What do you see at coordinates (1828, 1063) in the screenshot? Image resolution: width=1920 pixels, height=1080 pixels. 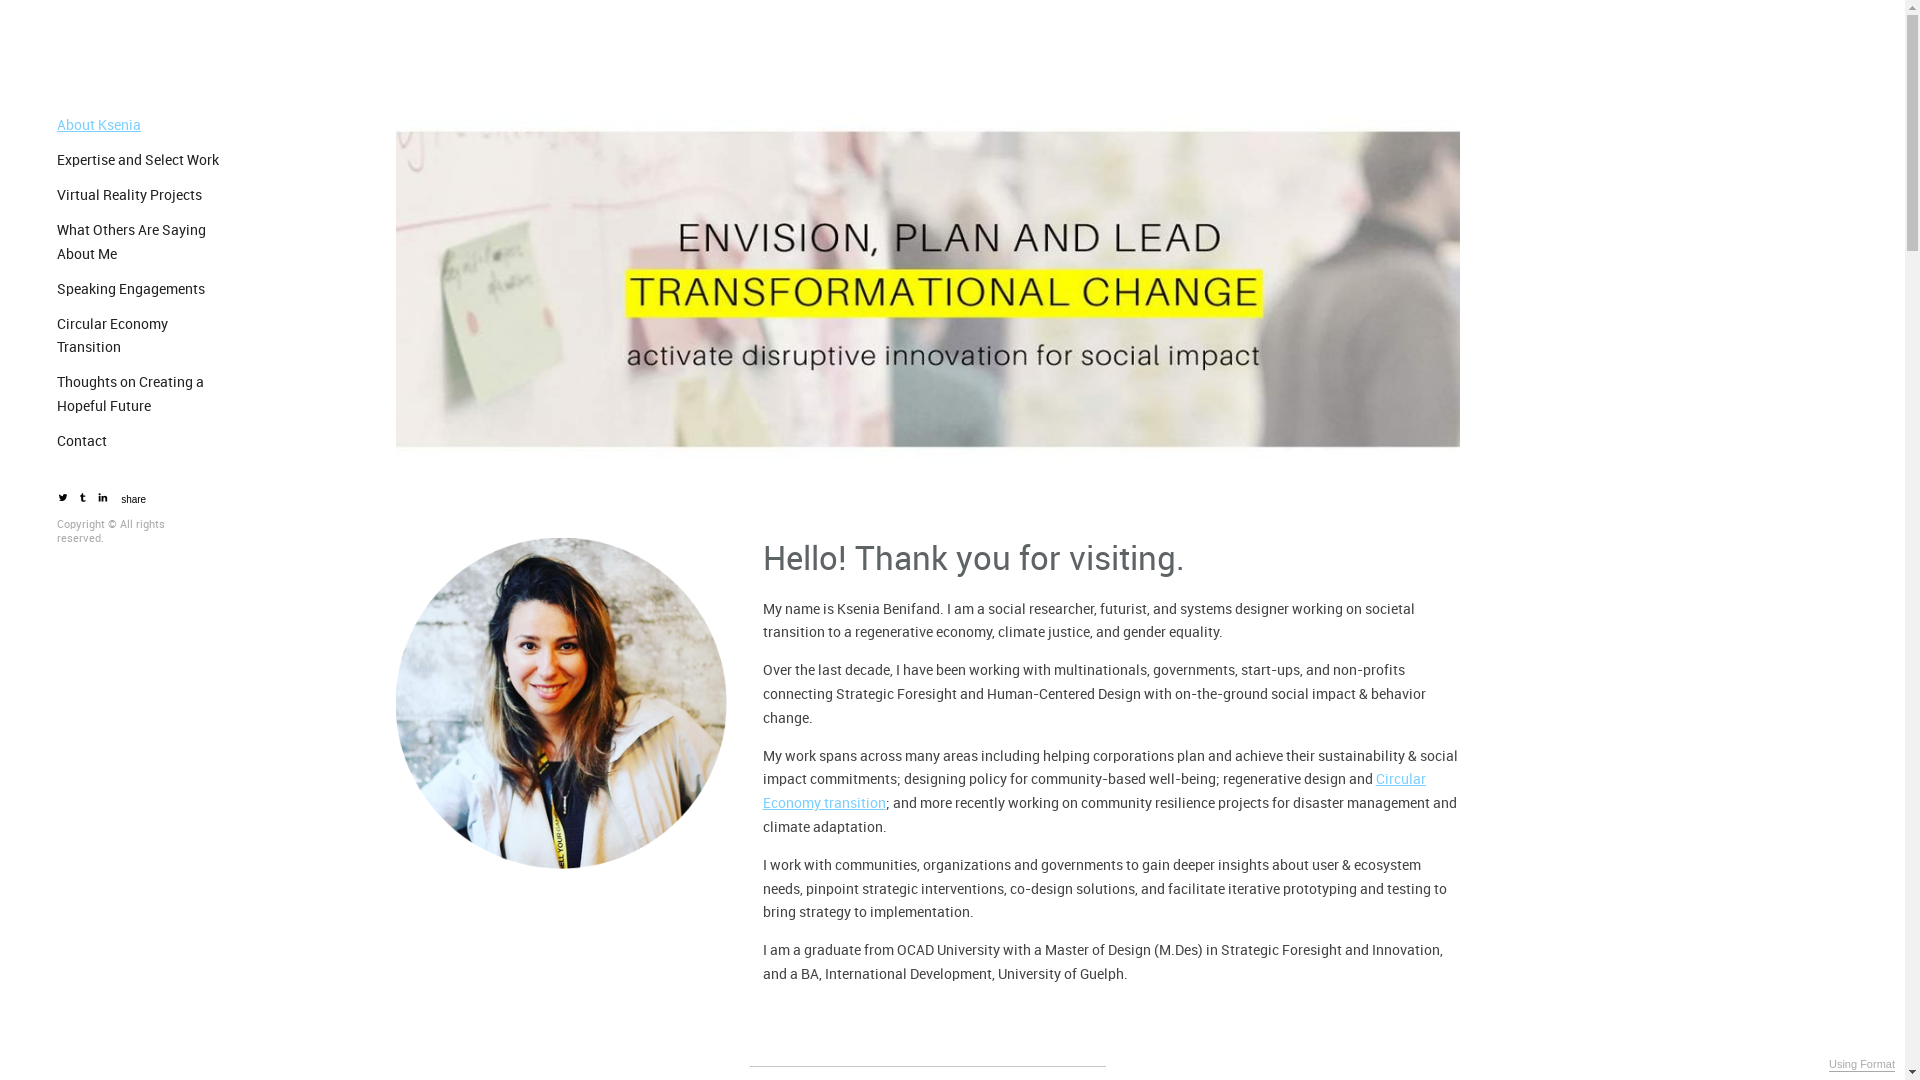 I see `'Using Format'` at bounding box center [1828, 1063].